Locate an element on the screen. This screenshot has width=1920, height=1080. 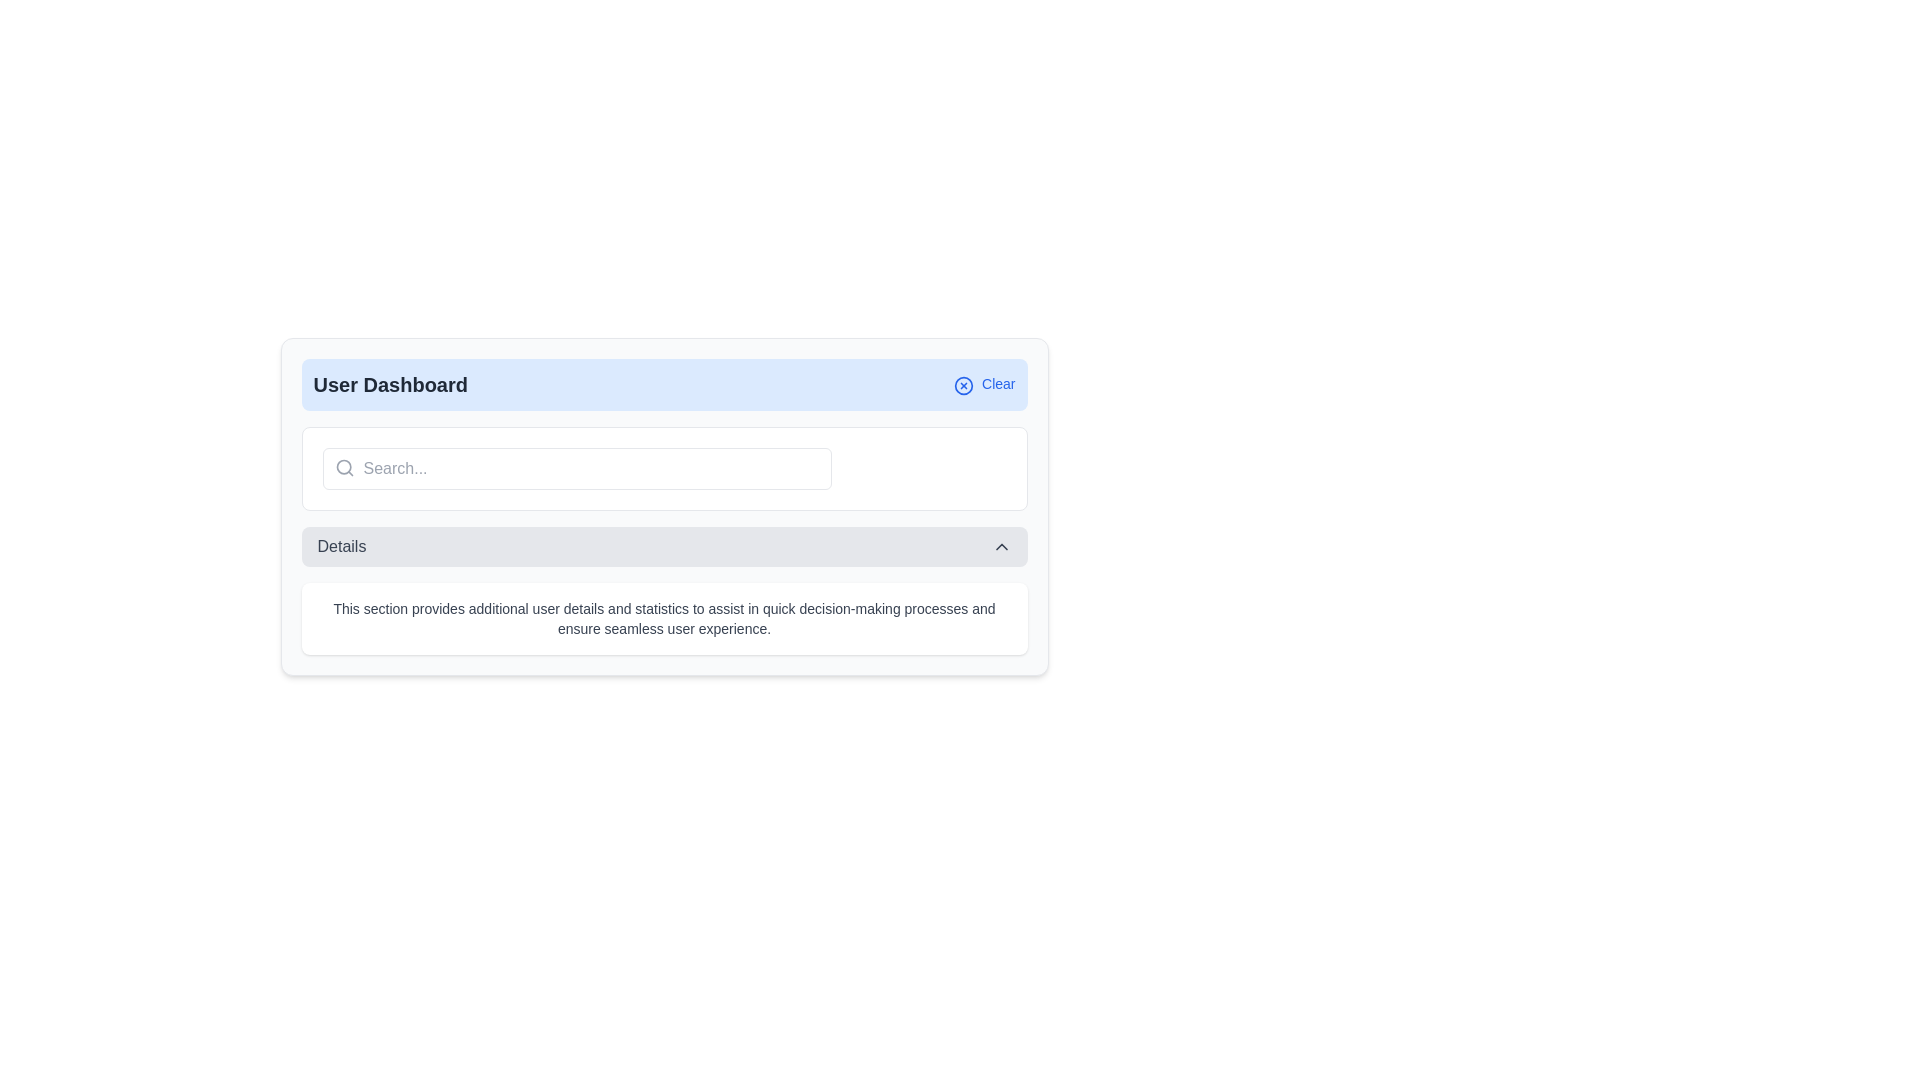
the 'Clear' link styled as a button located in the blue header bar of the 'User Dashboard' to initiate the clear action is located at coordinates (984, 385).